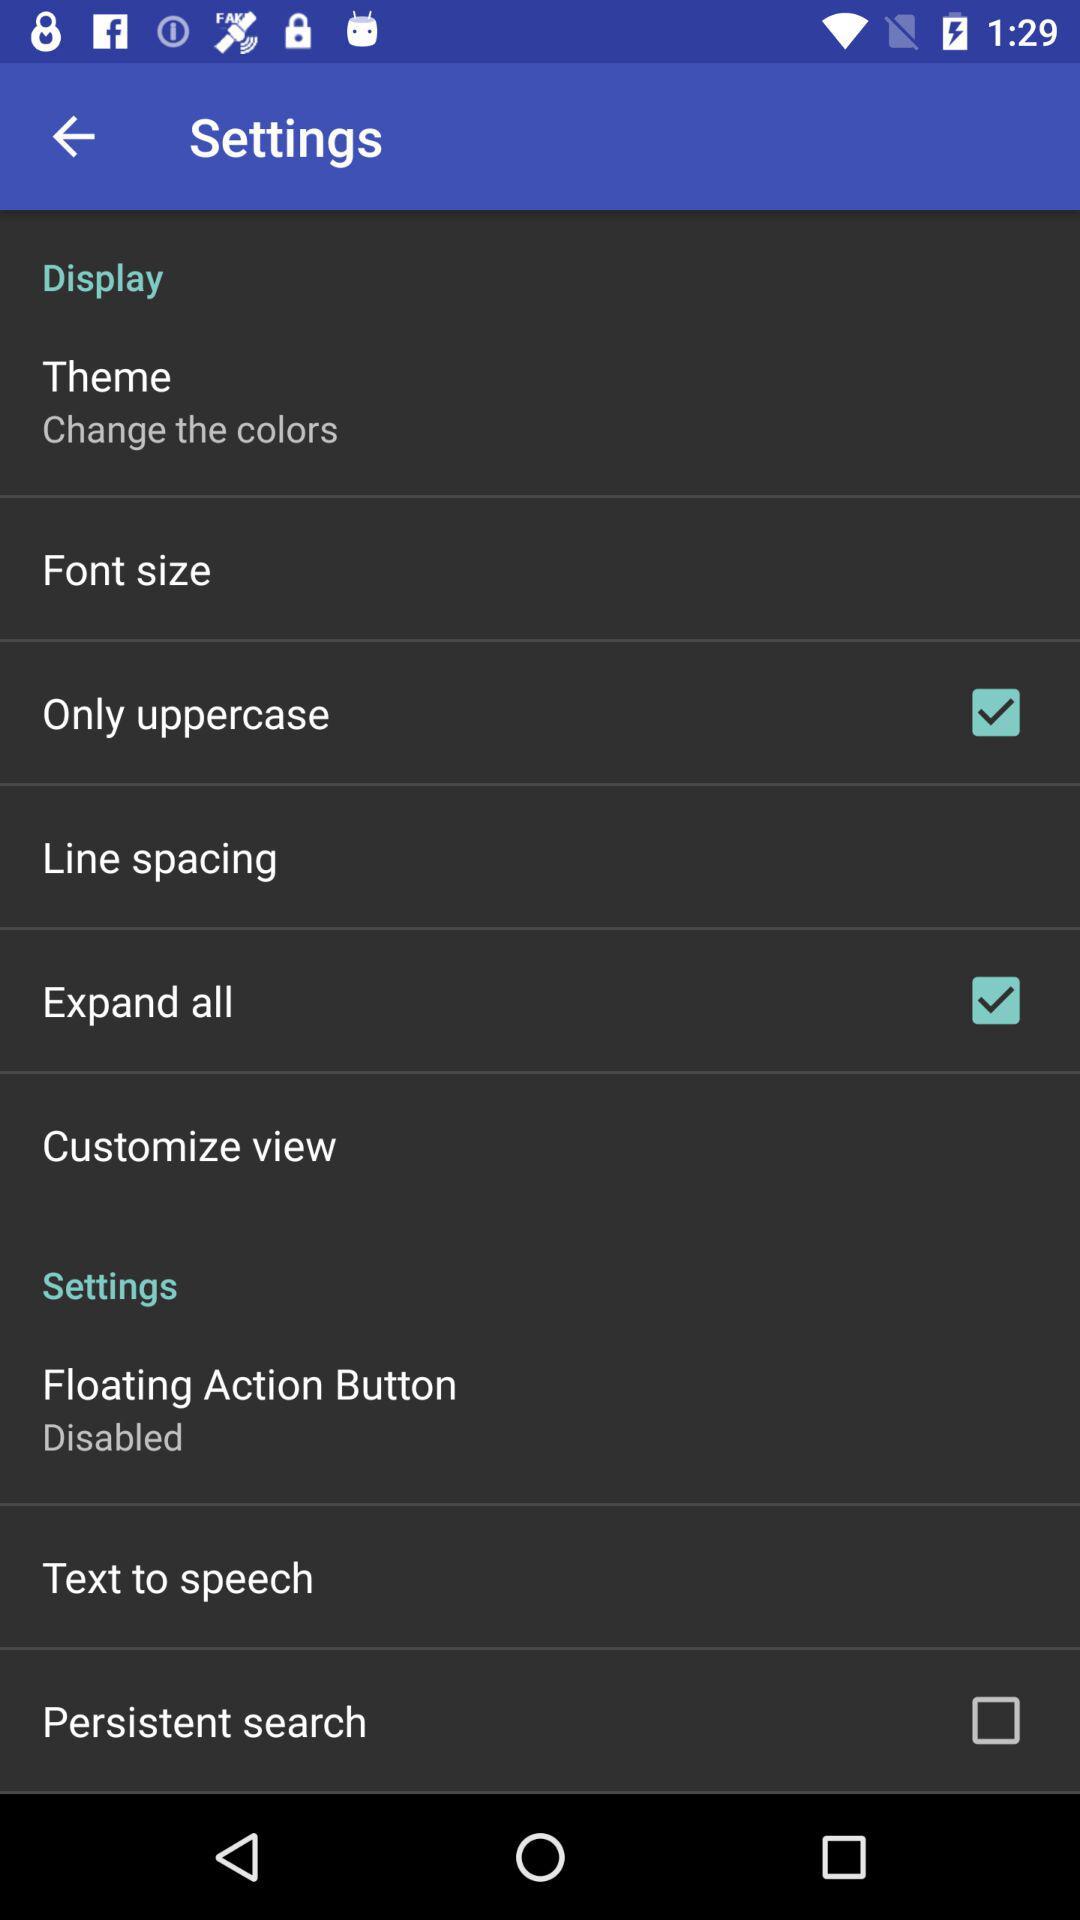 This screenshot has width=1080, height=1920. Describe the element at coordinates (248, 1381) in the screenshot. I see `floating action button` at that location.